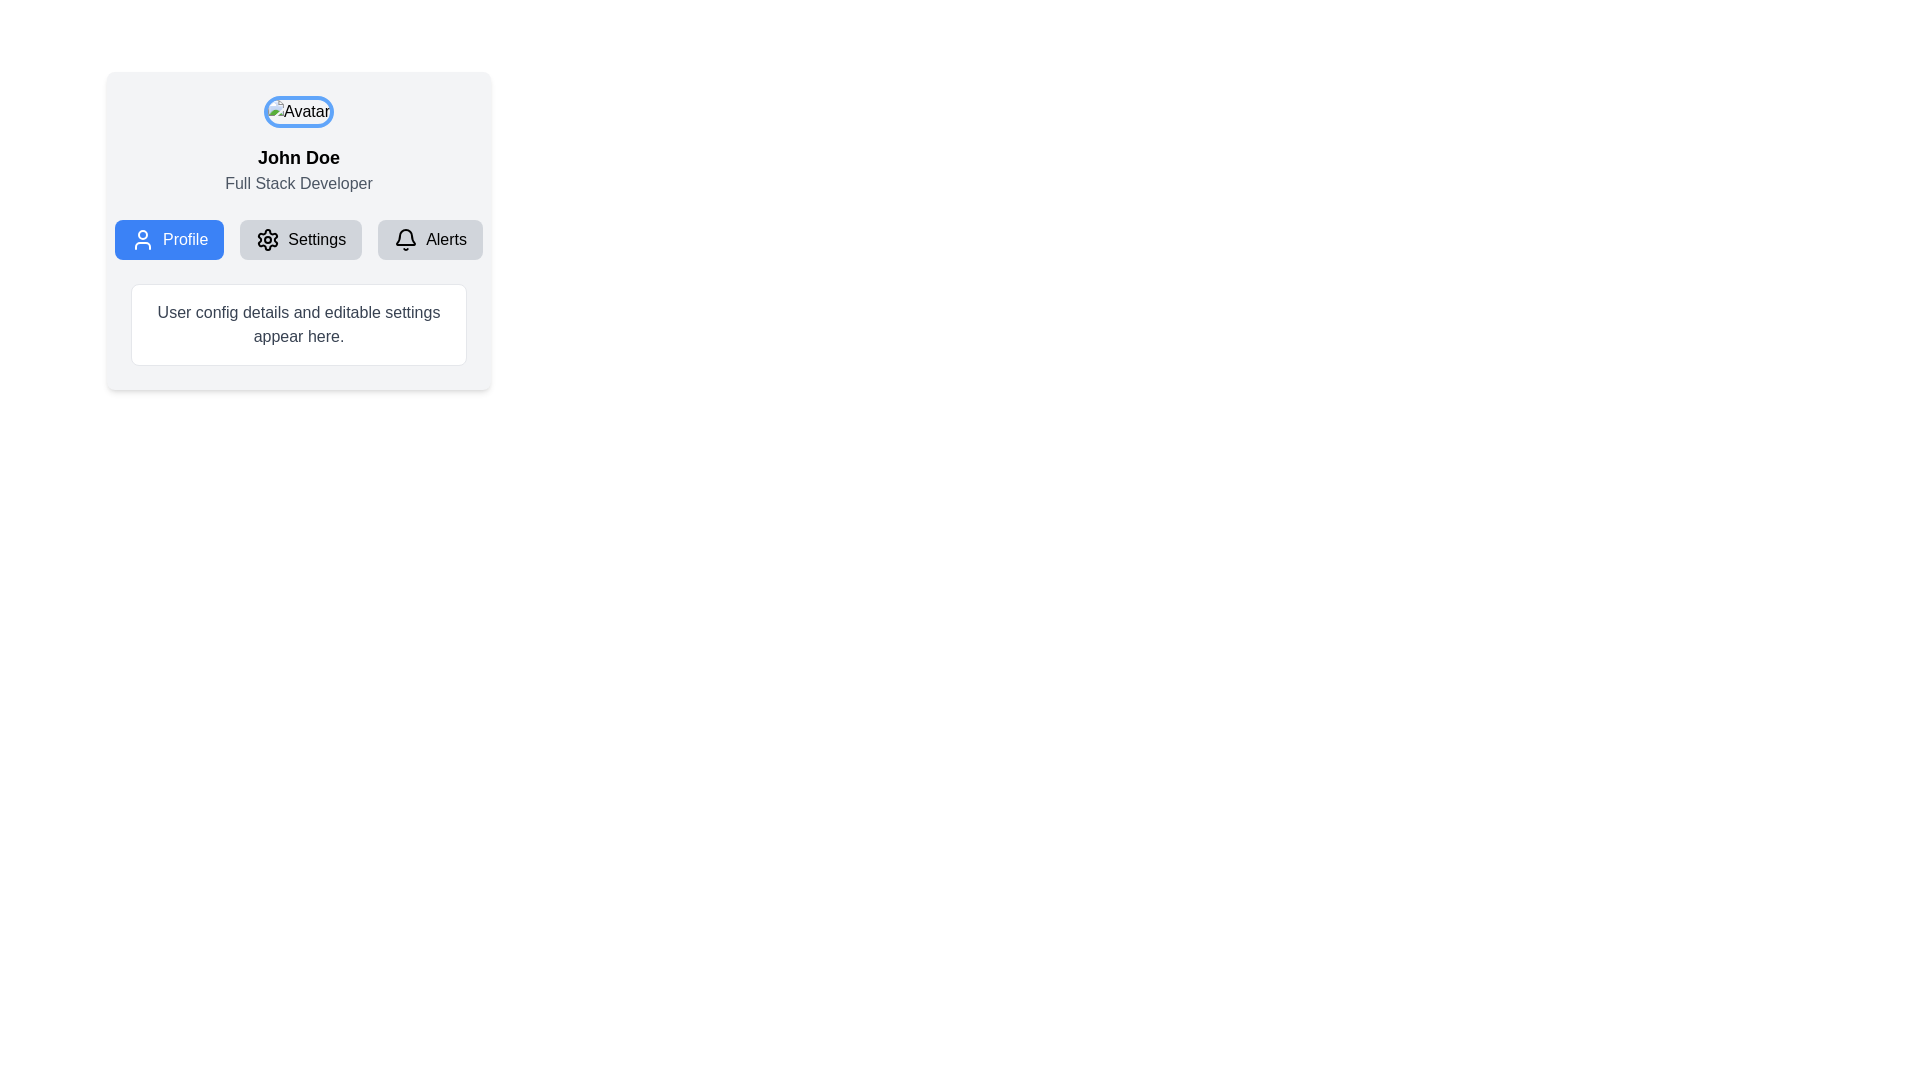 Image resolution: width=1920 pixels, height=1080 pixels. I want to click on the user profile icon located inside the 'Profile' button in the top left section, so click(142, 238).